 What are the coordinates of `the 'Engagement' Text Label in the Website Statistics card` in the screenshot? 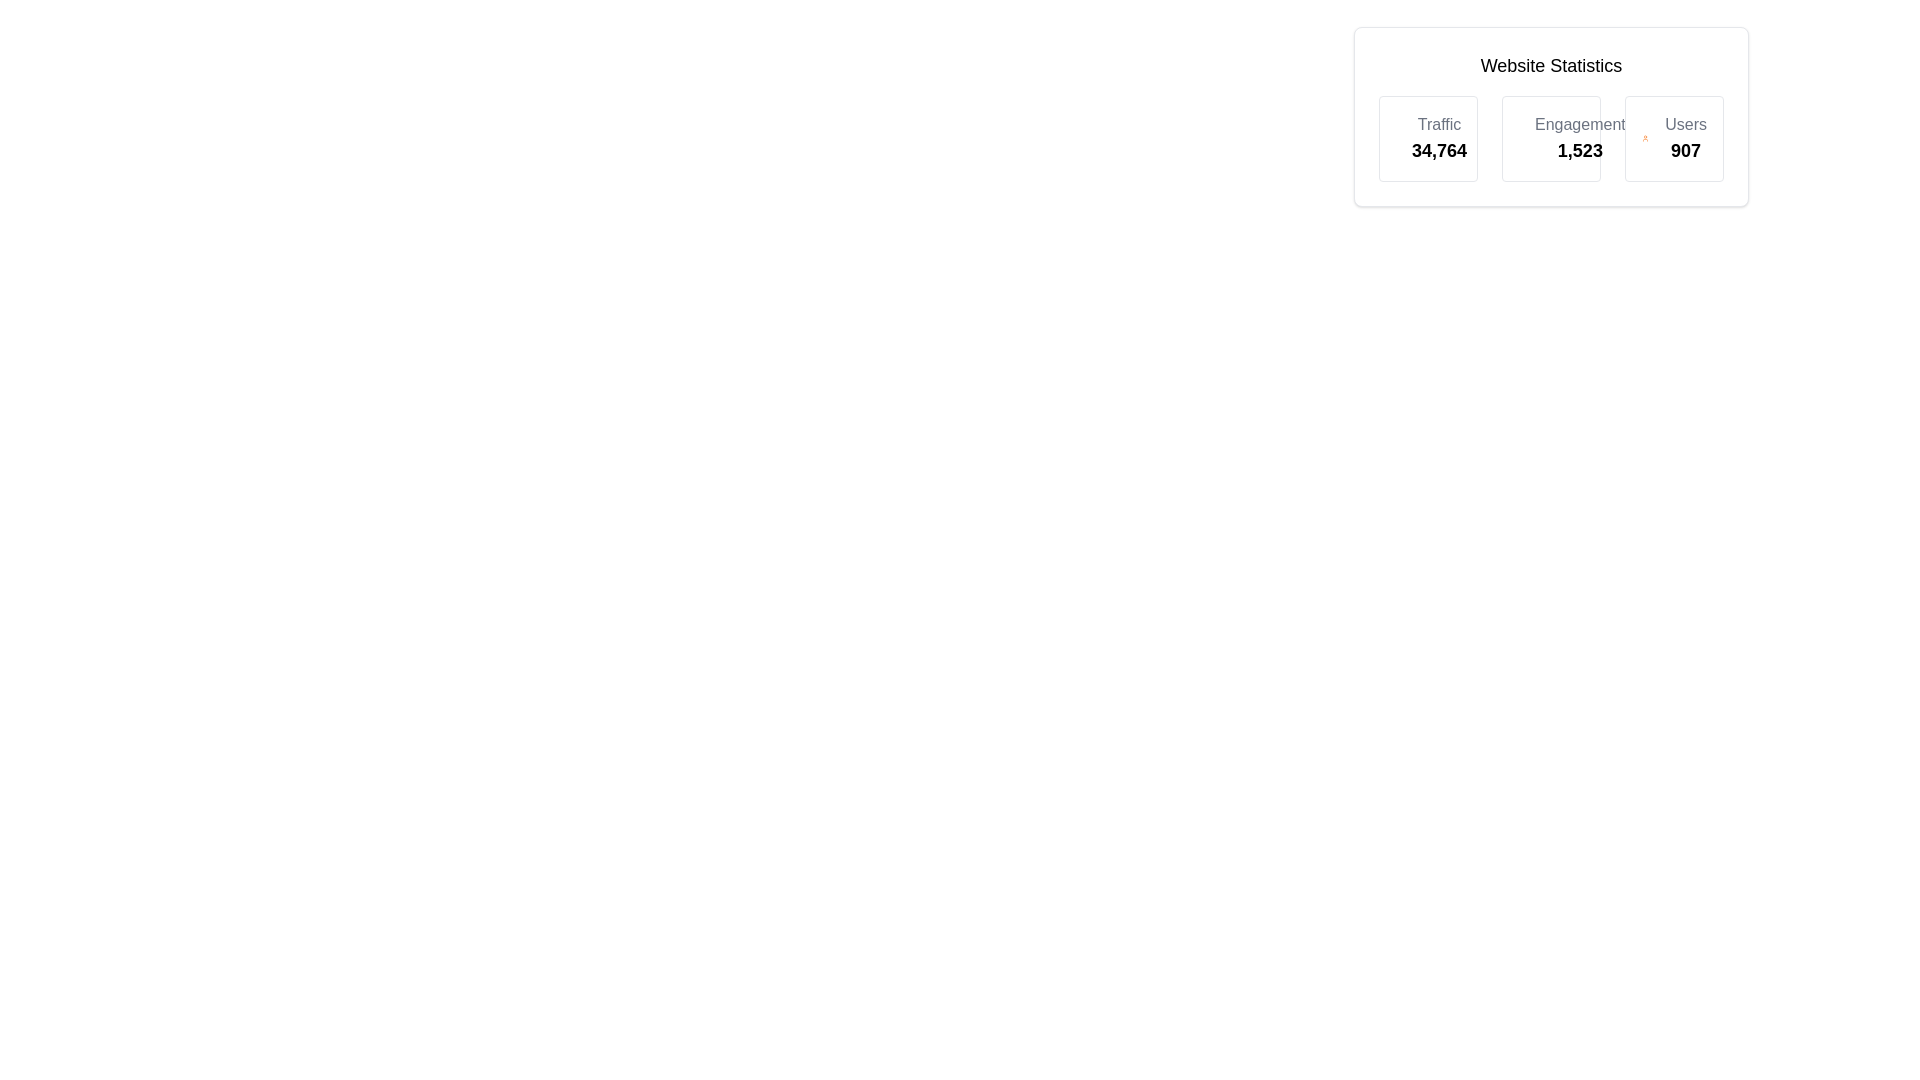 It's located at (1579, 124).